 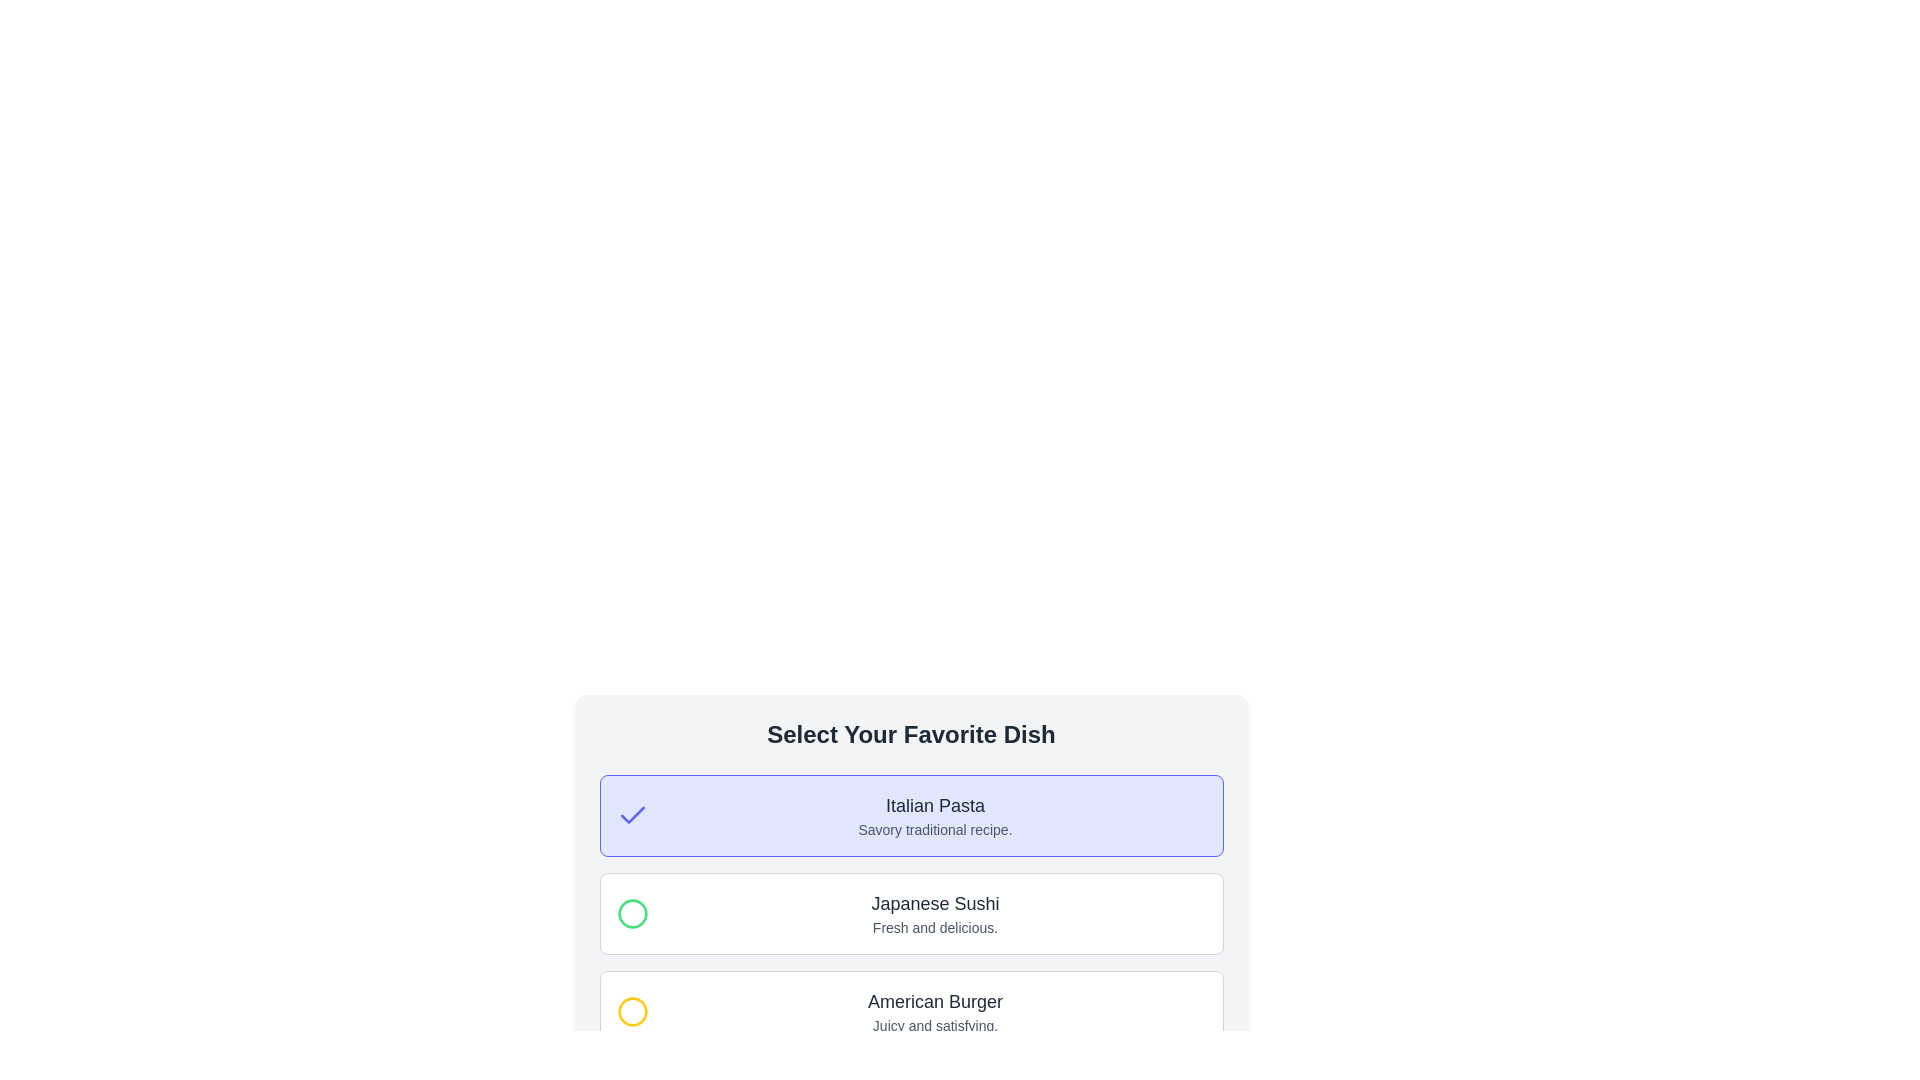 What do you see at coordinates (910, 914) in the screenshot?
I see `the 'Japanese Sushi' option card in the 'Select Your Favorite Dish' section` at bounding box center [910, 914].